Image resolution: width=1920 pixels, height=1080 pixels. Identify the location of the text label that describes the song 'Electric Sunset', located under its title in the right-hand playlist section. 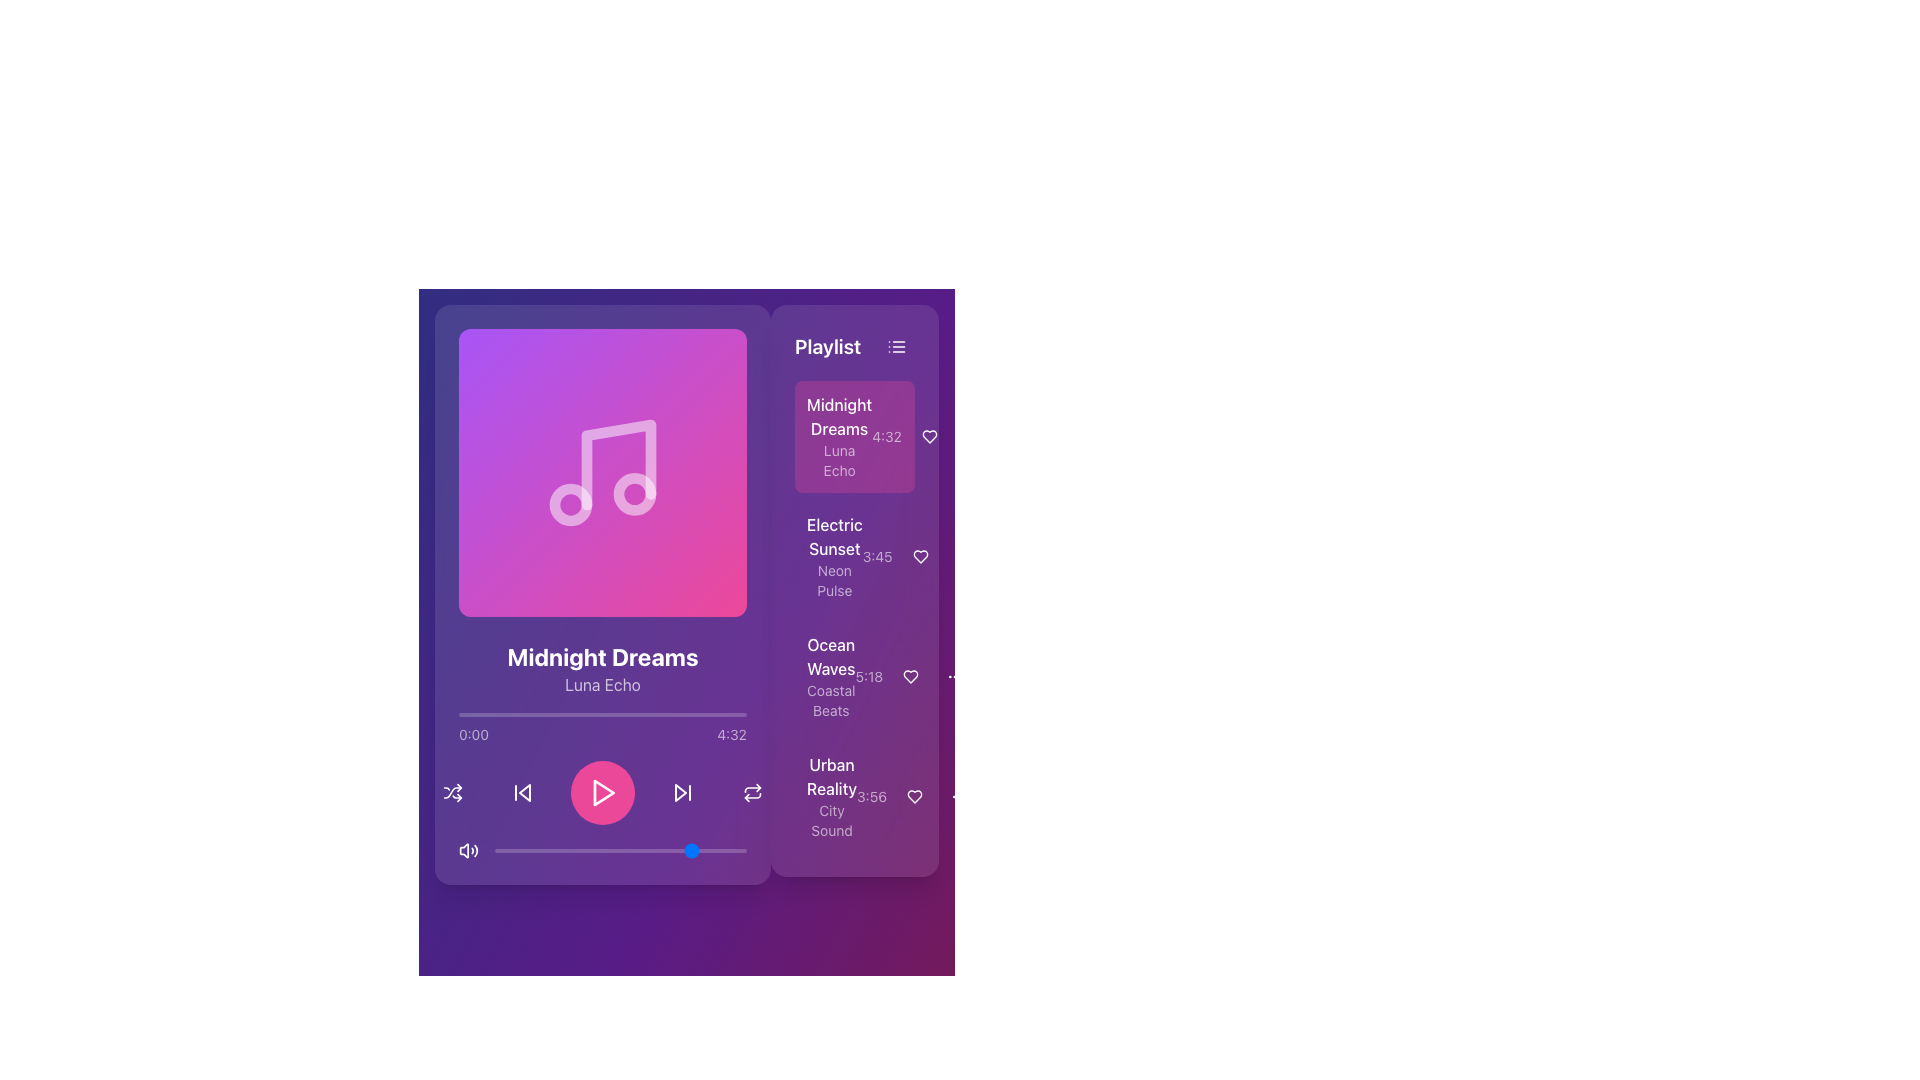
(834, 581).